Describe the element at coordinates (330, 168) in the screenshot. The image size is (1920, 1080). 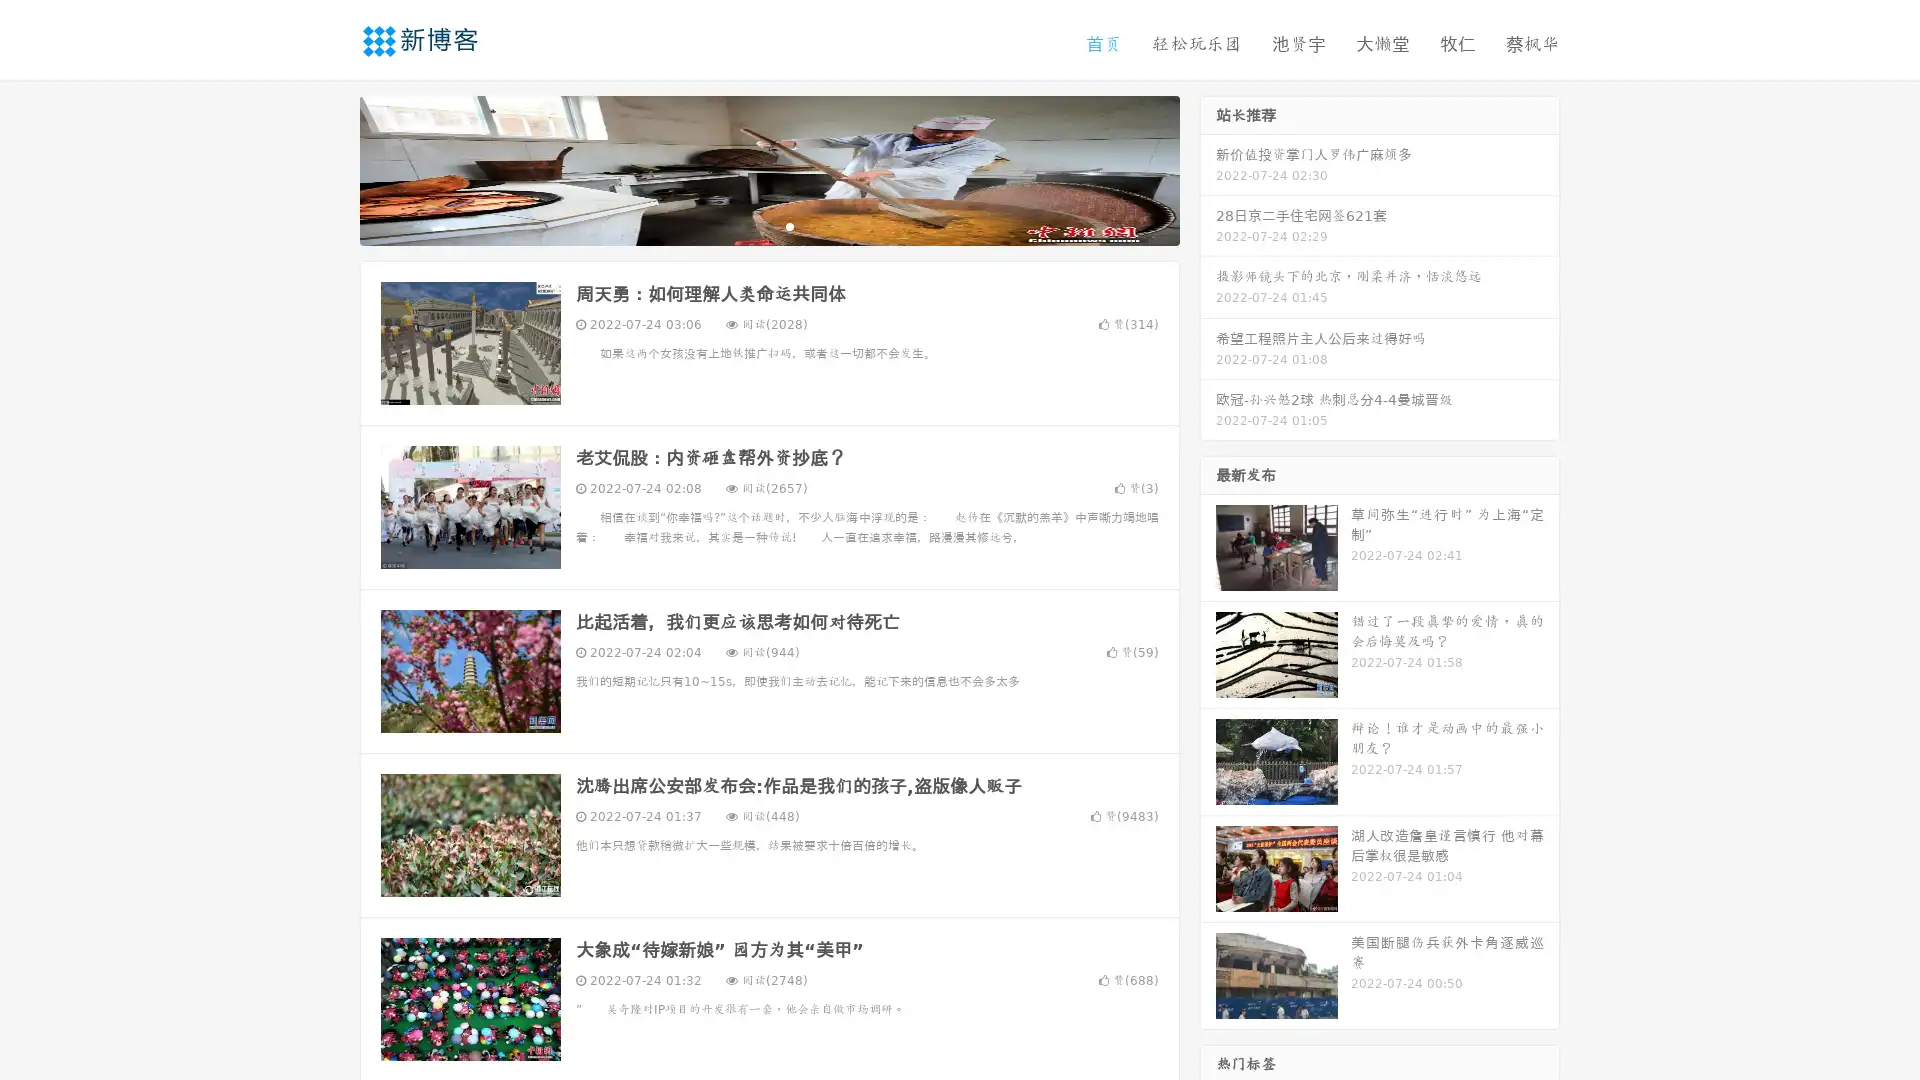
I see `Previous slide` at that location.